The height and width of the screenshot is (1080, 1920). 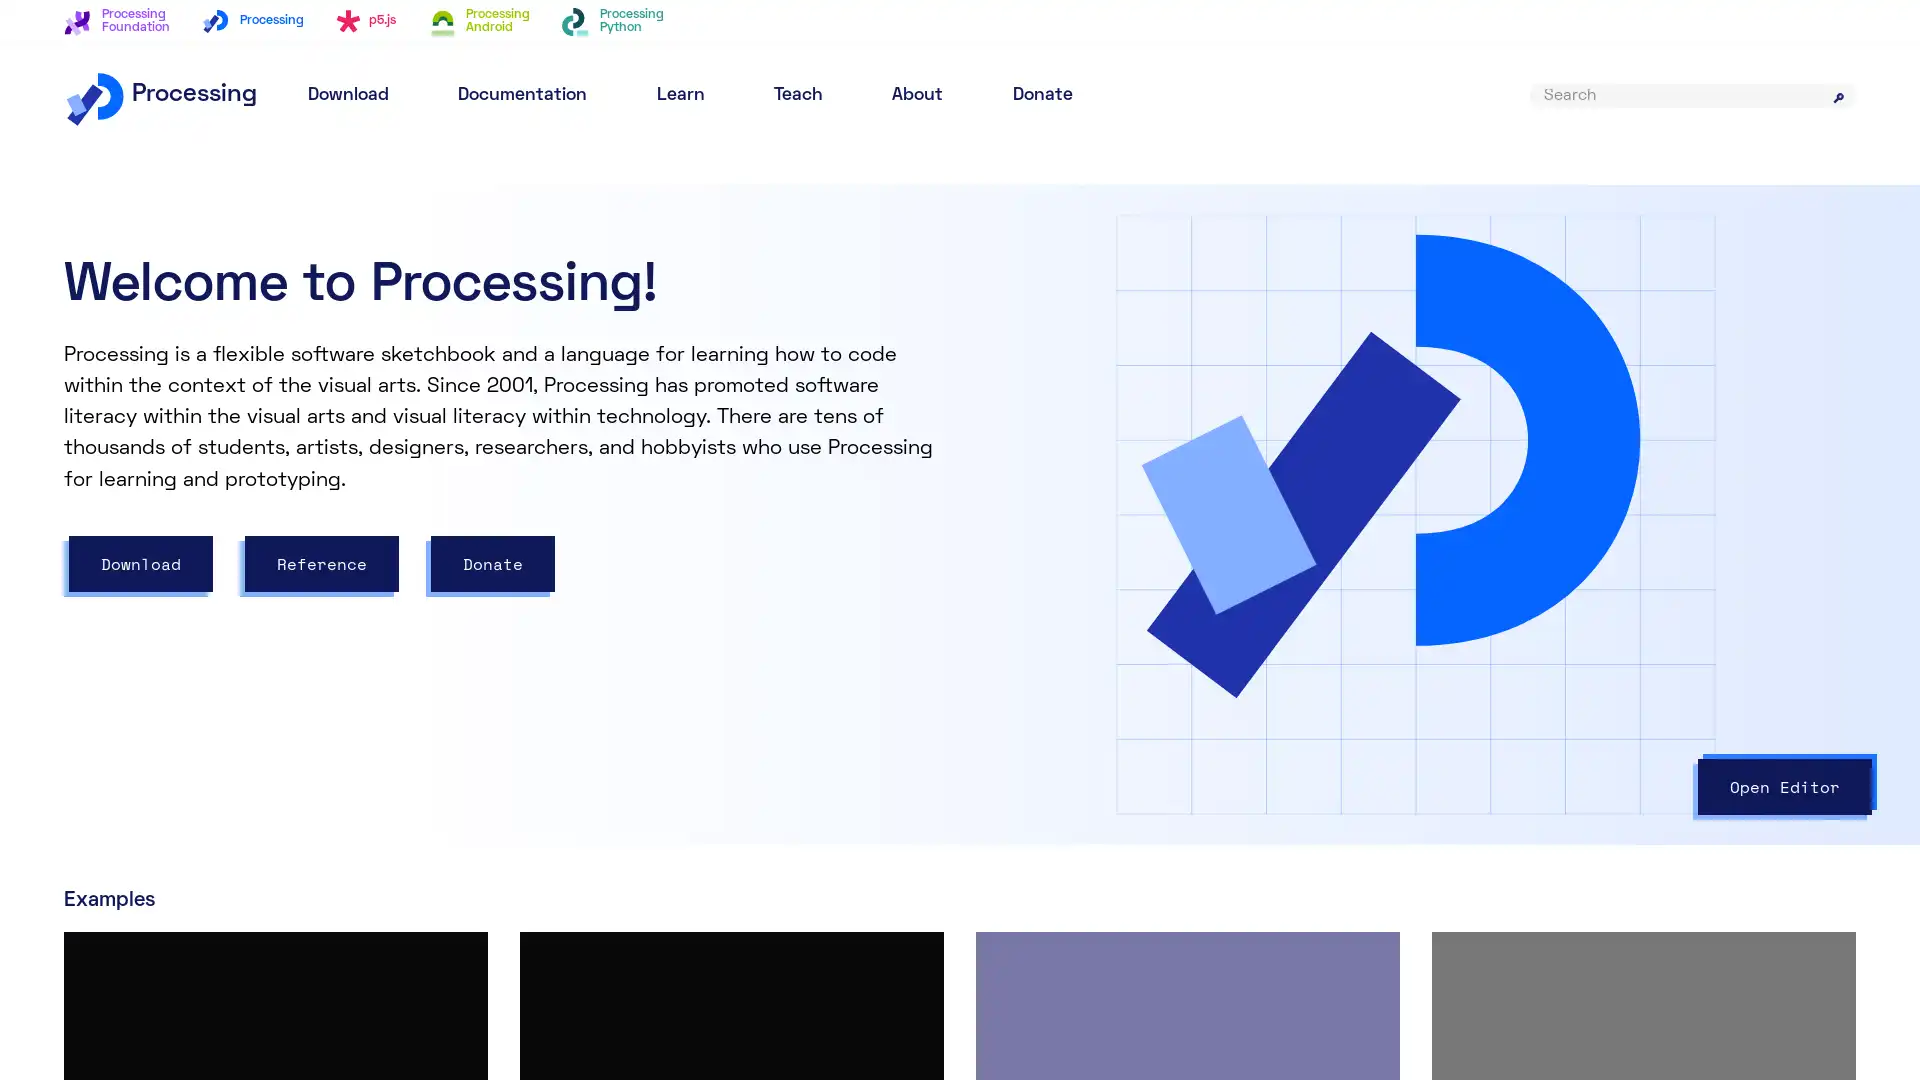 What do you see at coordinates (1121, 524) in the screenshot?
I see `change position` at bounding box center [1121, 524].